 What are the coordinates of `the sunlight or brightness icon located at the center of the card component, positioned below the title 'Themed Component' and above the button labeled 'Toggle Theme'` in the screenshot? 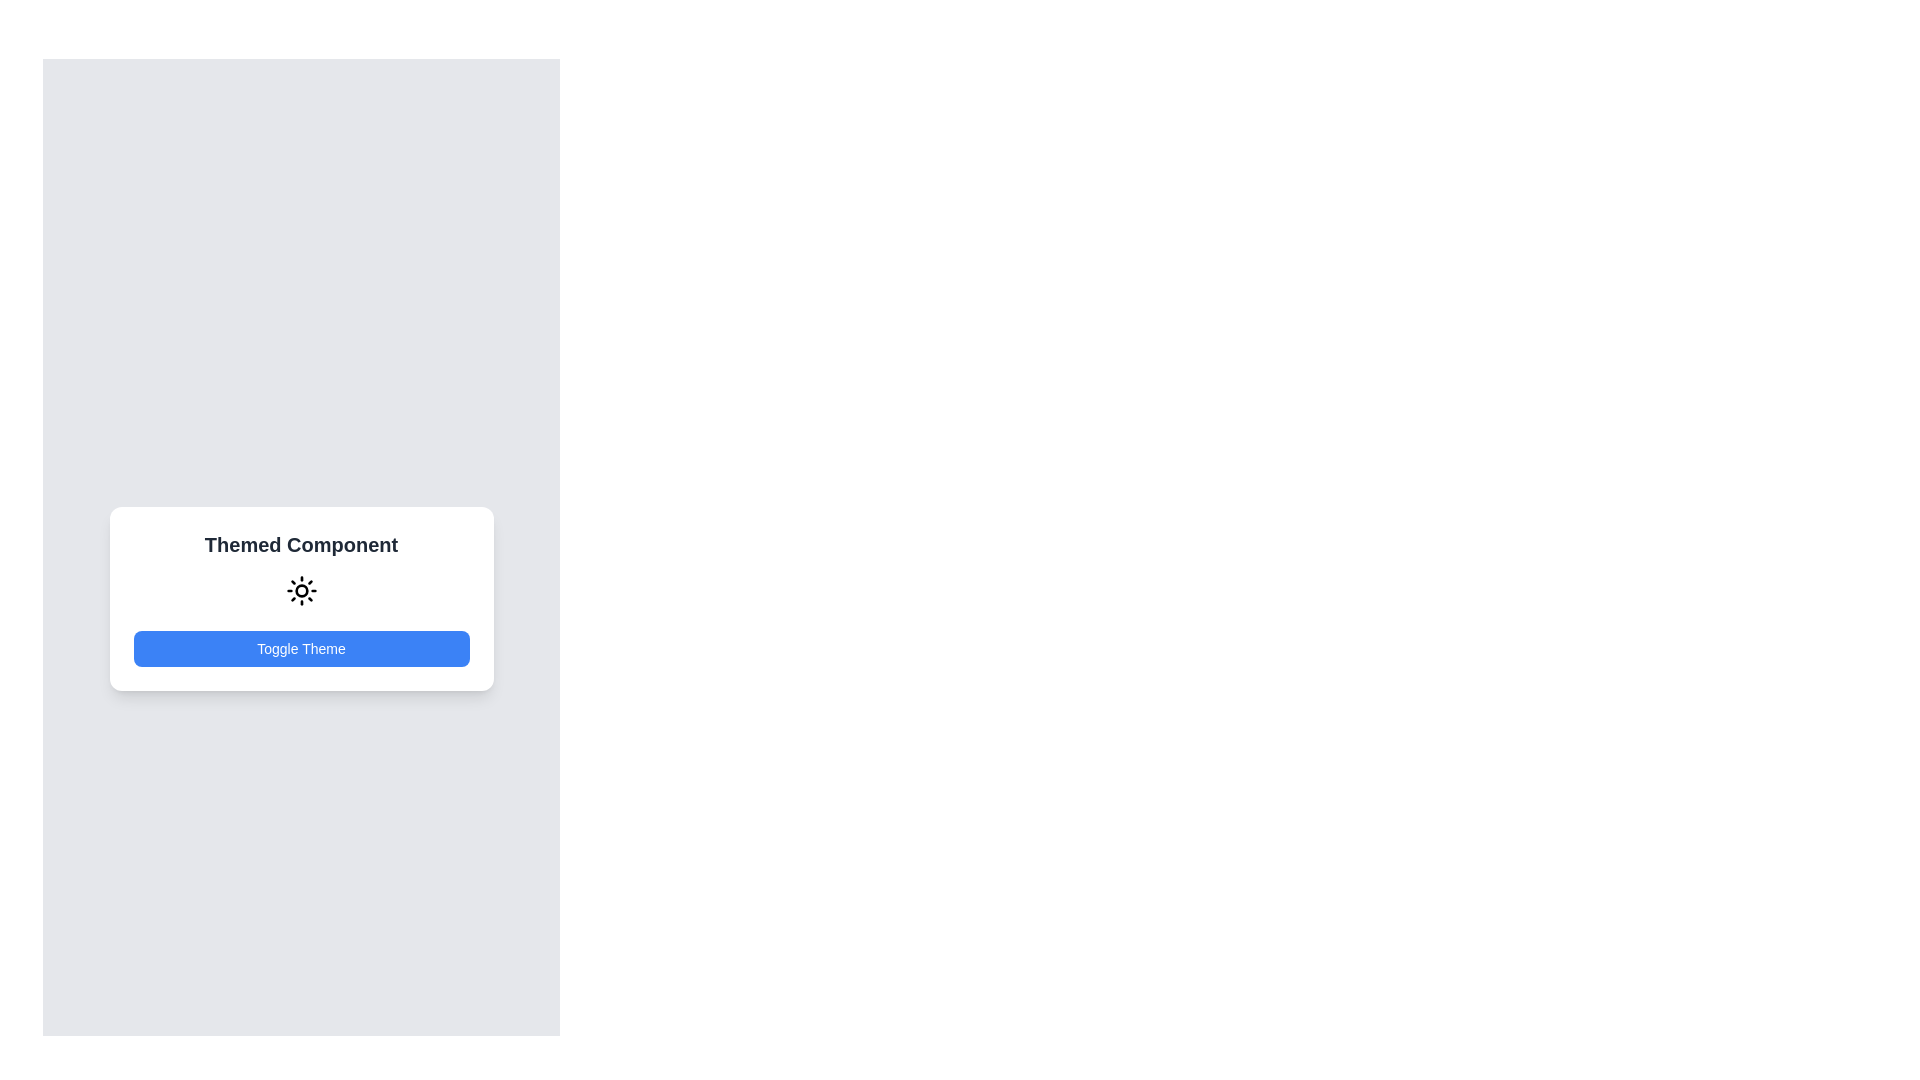 It's located at (300, 589).